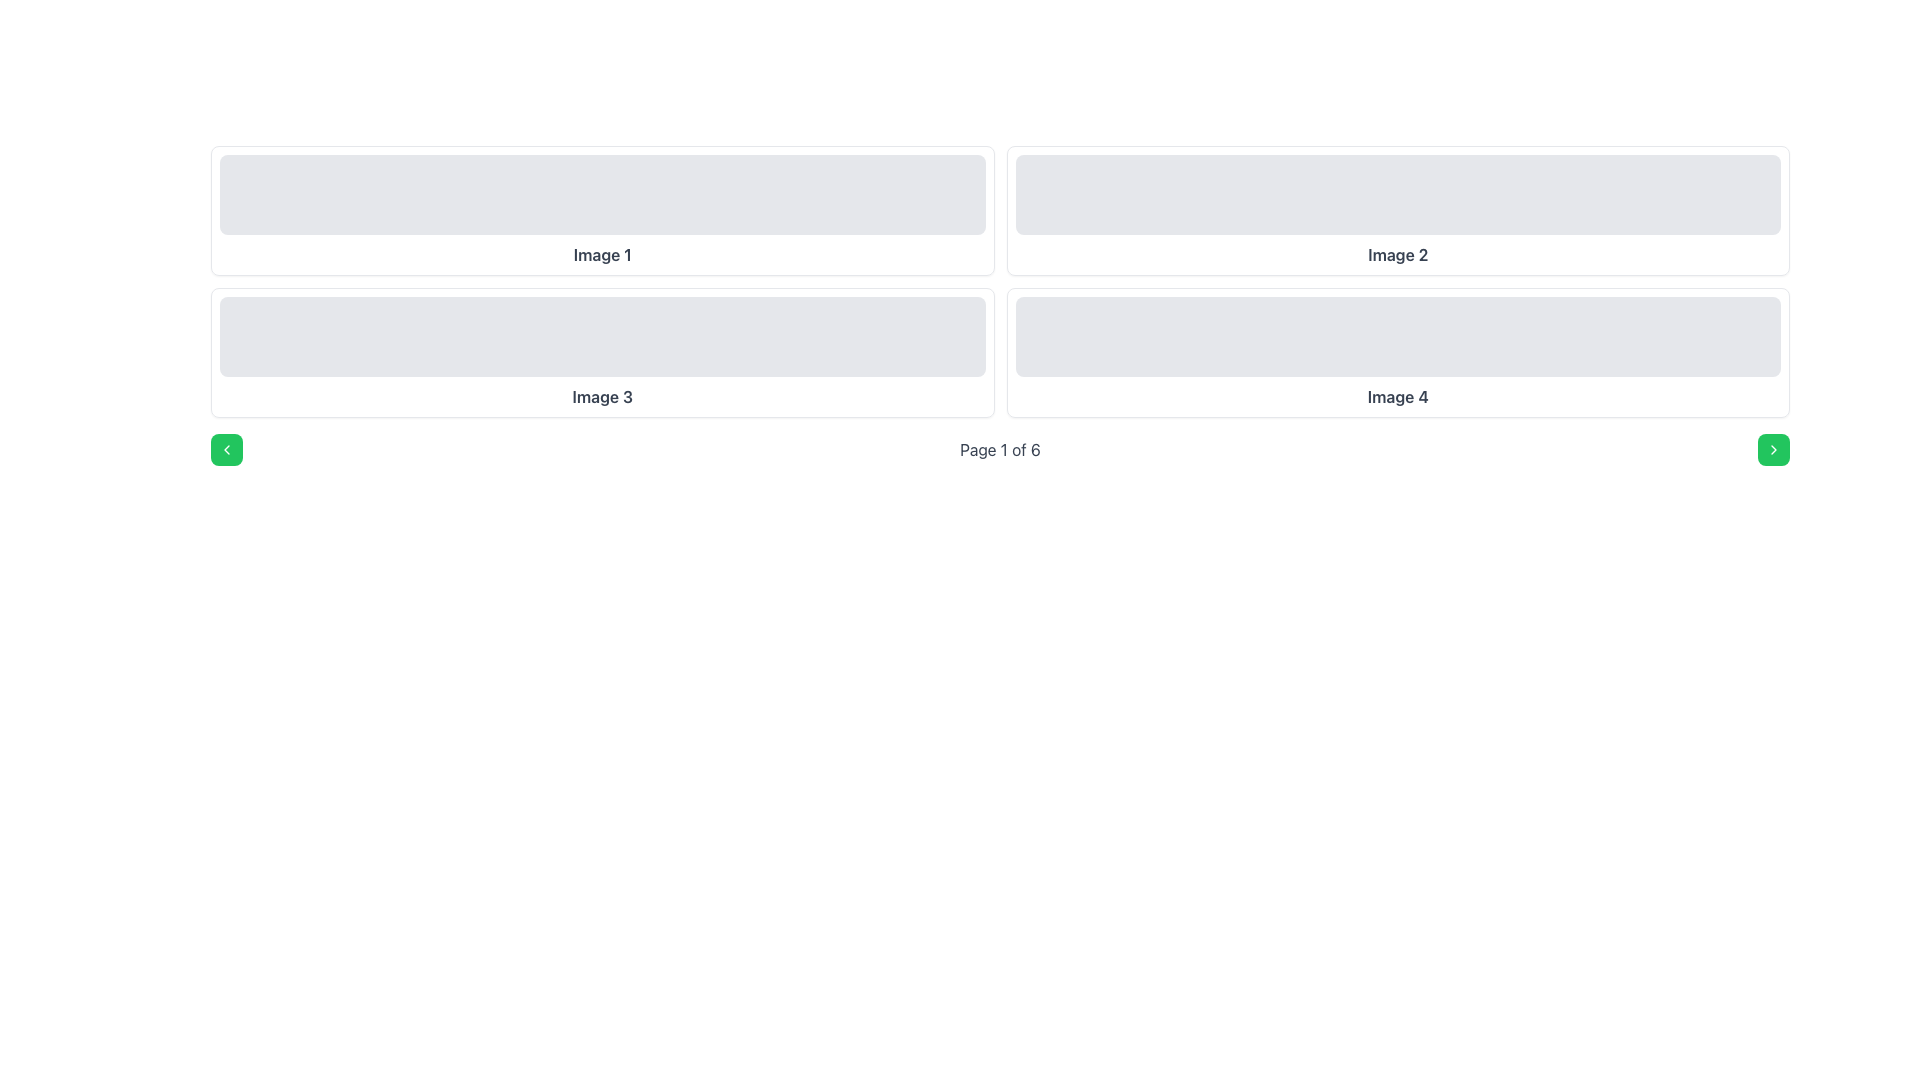 This screenshot has width=1920, height=1080. Describe the element at coordinates (1000, 450) in the screenshot. I see `the 'Page 1 of 6' text label located at the bottom of the grid layout, centered between two green navigation buttons` at that location.